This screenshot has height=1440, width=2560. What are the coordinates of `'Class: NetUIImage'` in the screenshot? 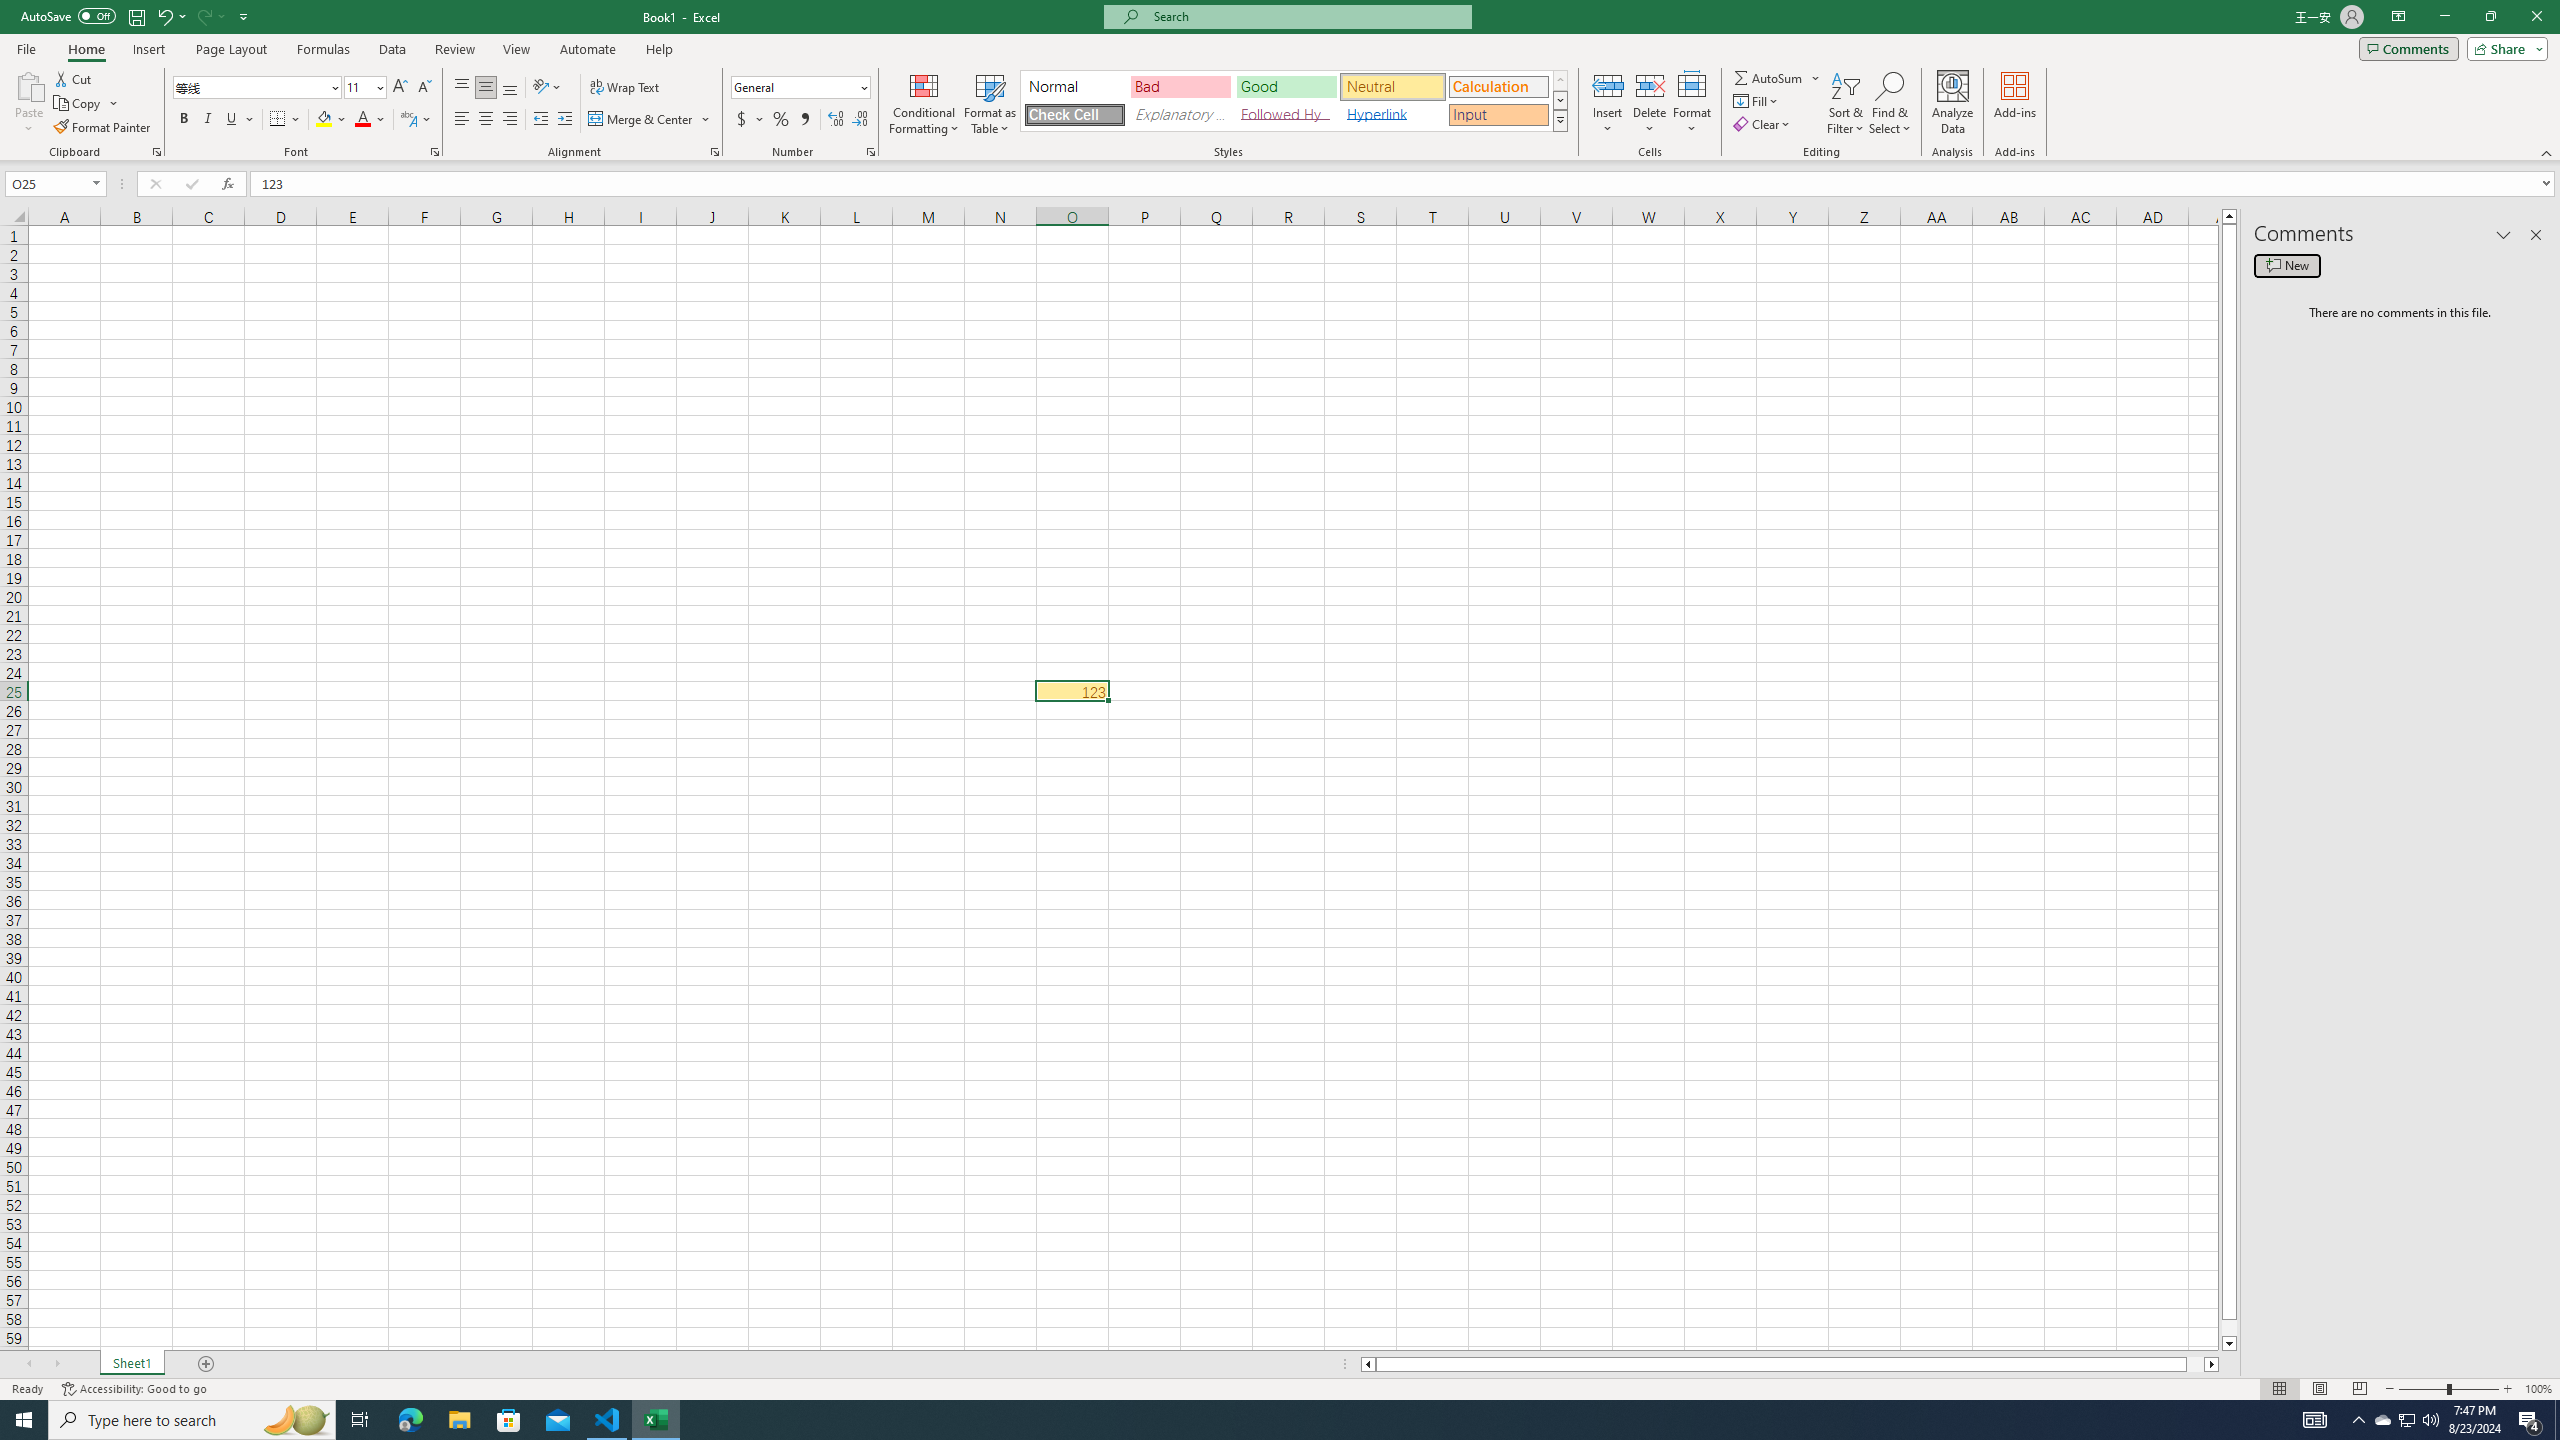 It's located at (1560, 119).